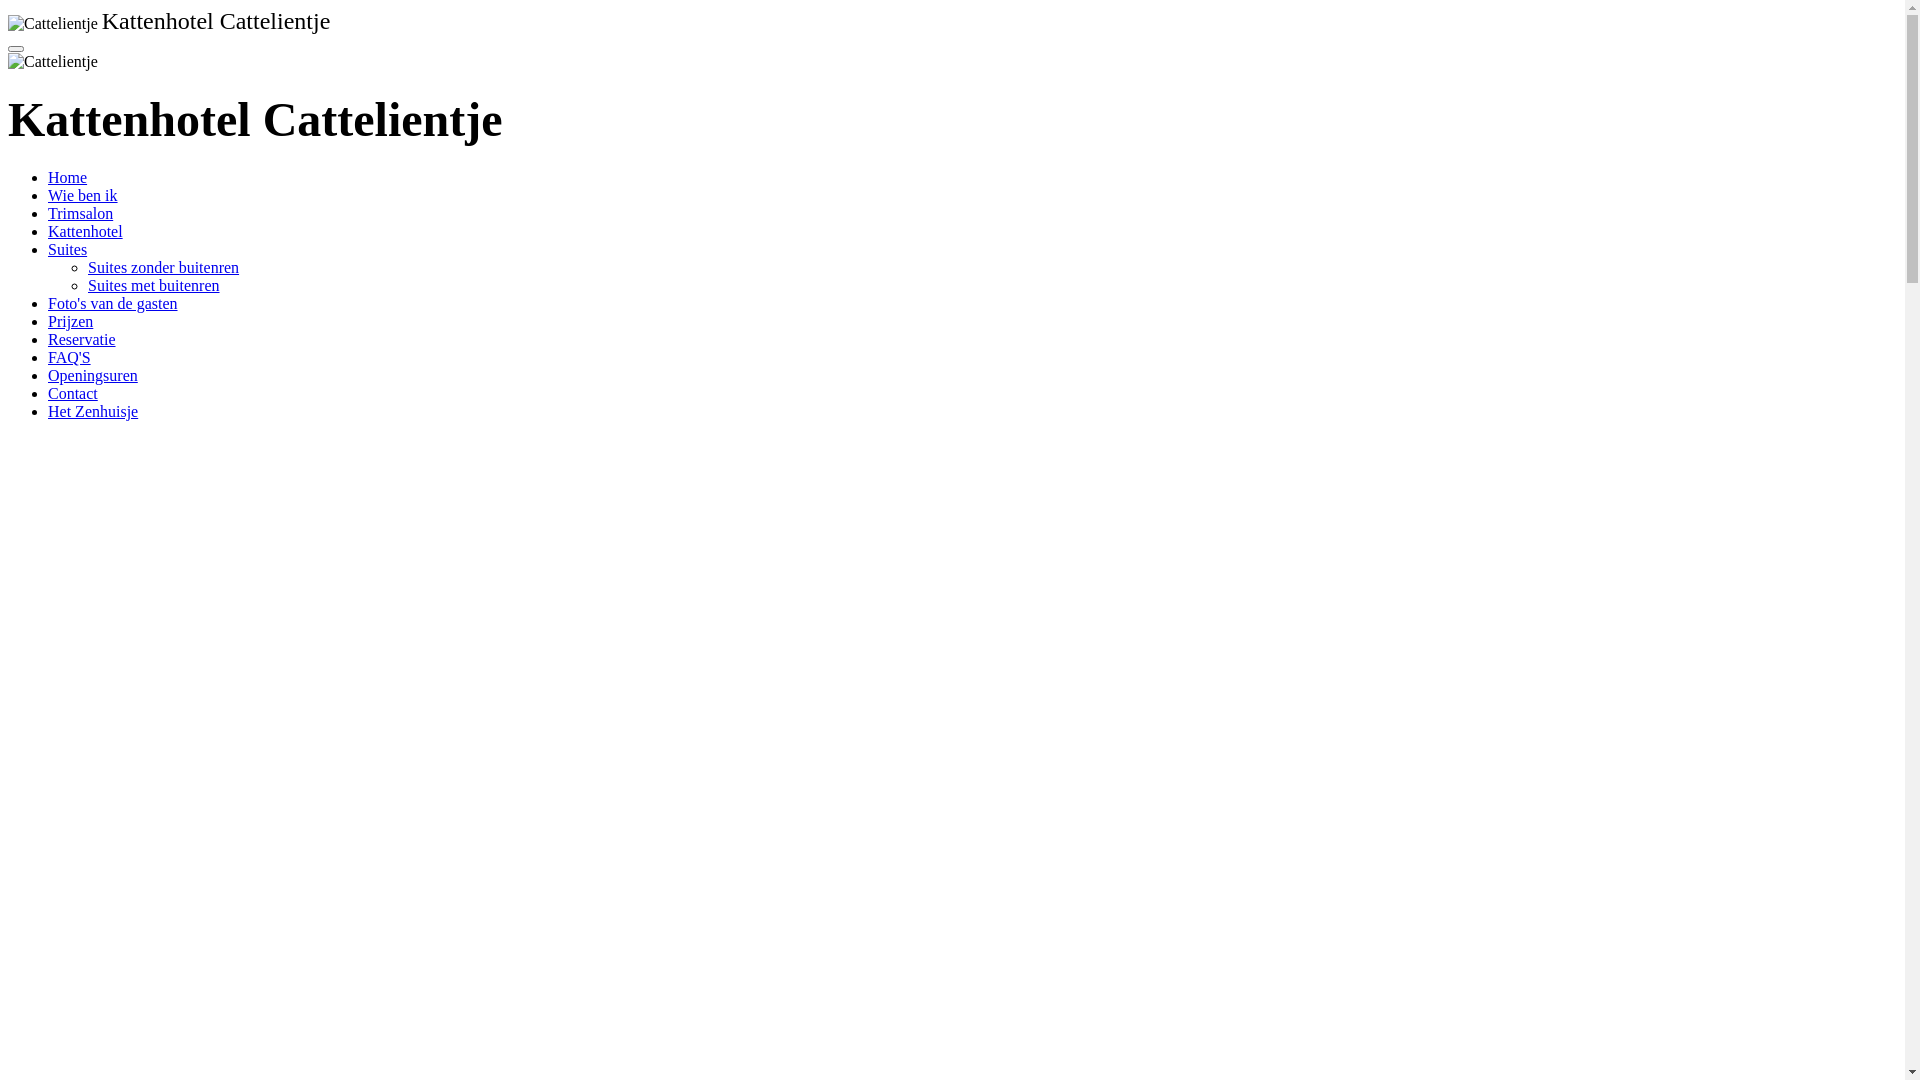 The width and height of the screenshot is (1920, 1080). What do you see at coordinates (8, 23) in the screenshot?
I see `'Cattelientje'` at bounding box center [8, 23].